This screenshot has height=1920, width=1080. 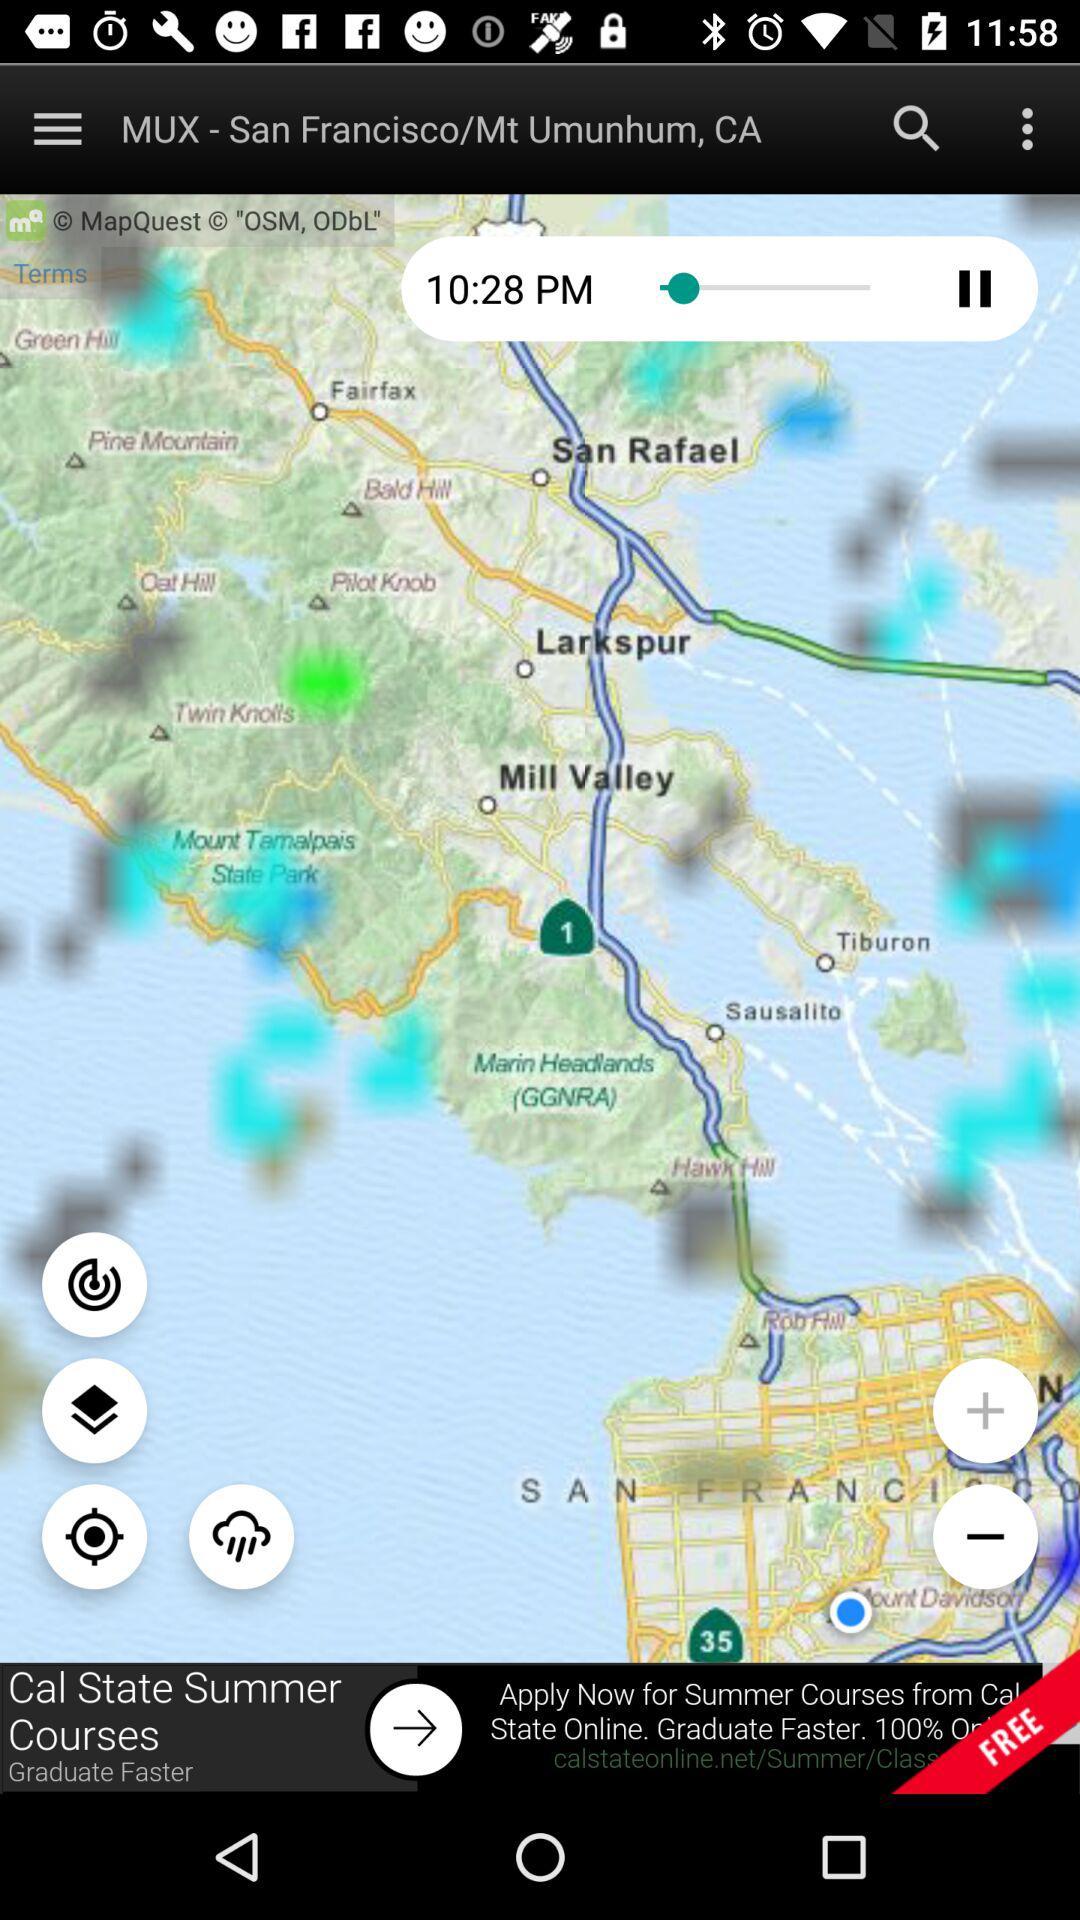 I want to click on zoom in the location, so click(x=984, y=1409).